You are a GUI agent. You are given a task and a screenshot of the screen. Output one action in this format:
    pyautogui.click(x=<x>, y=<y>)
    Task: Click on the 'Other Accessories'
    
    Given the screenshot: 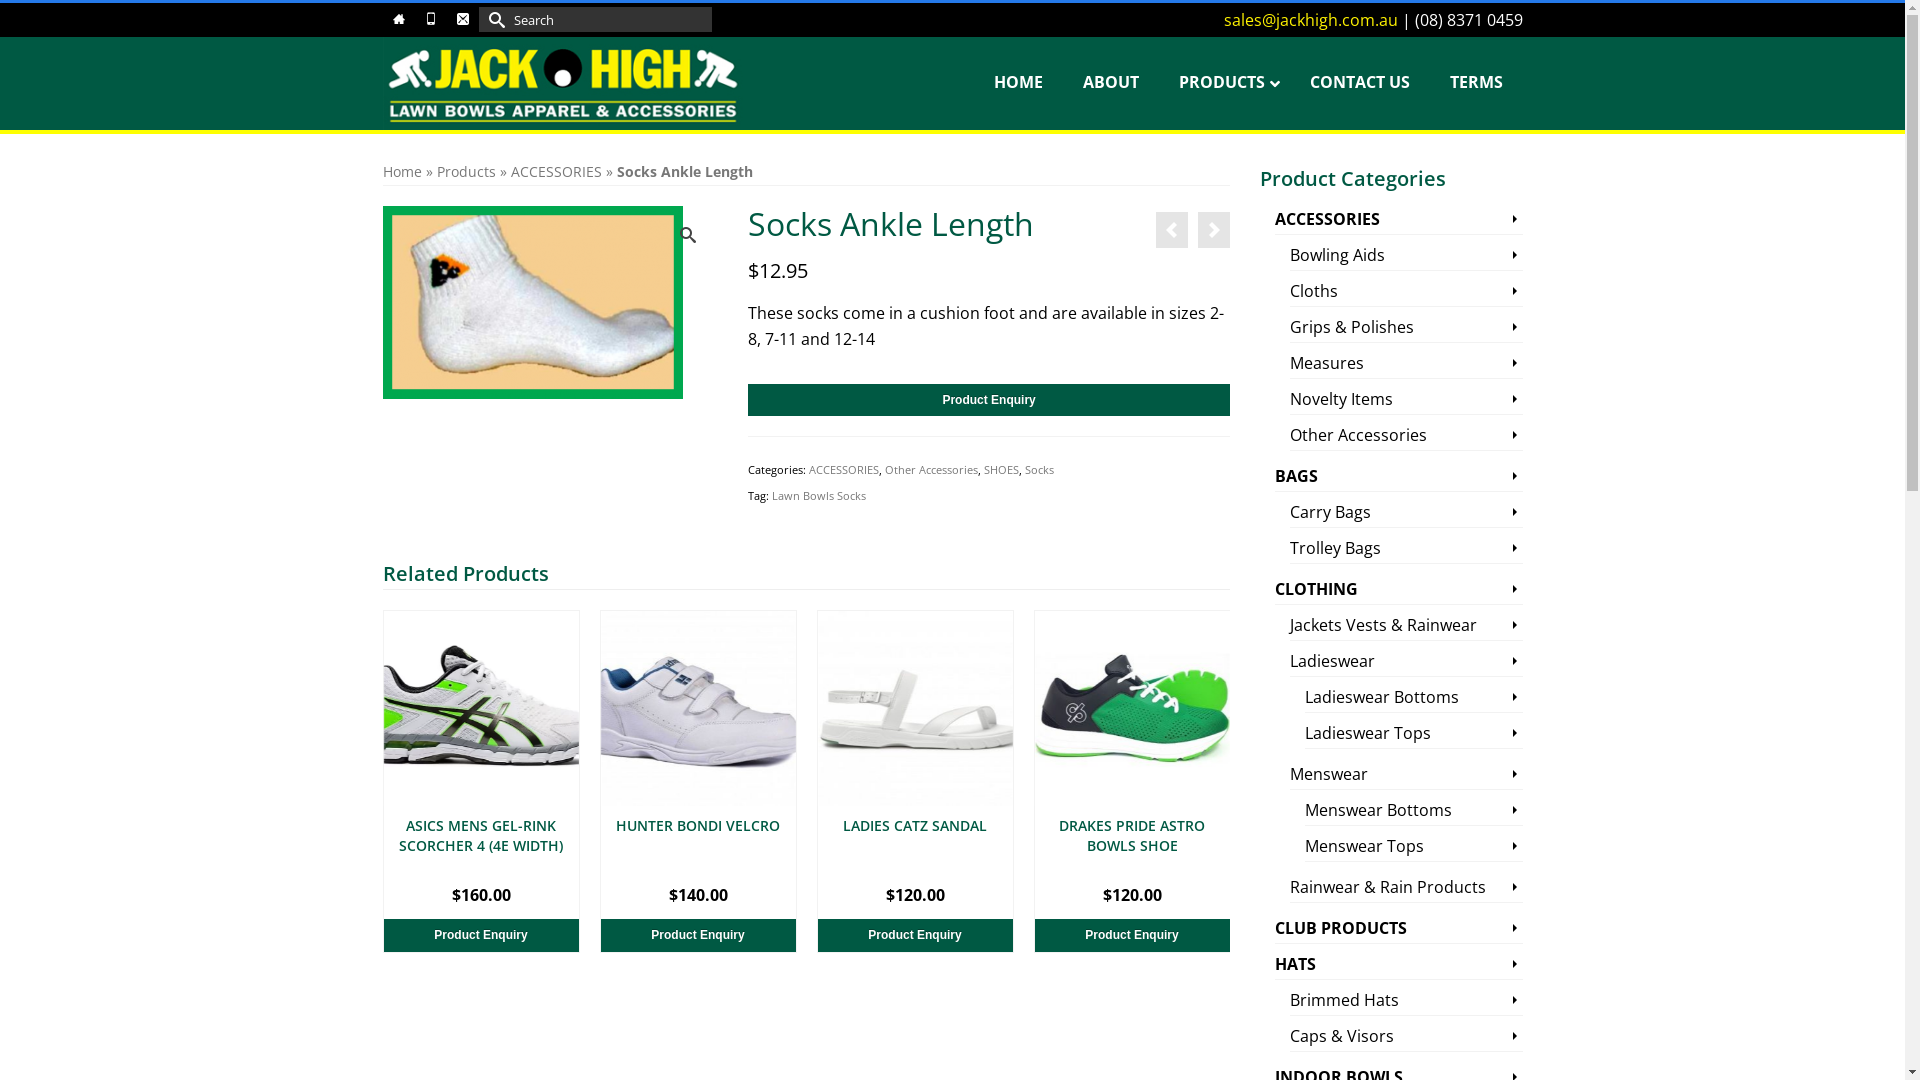 What is the action you would take?
    pyautogui.click(x=930, y=469)
    